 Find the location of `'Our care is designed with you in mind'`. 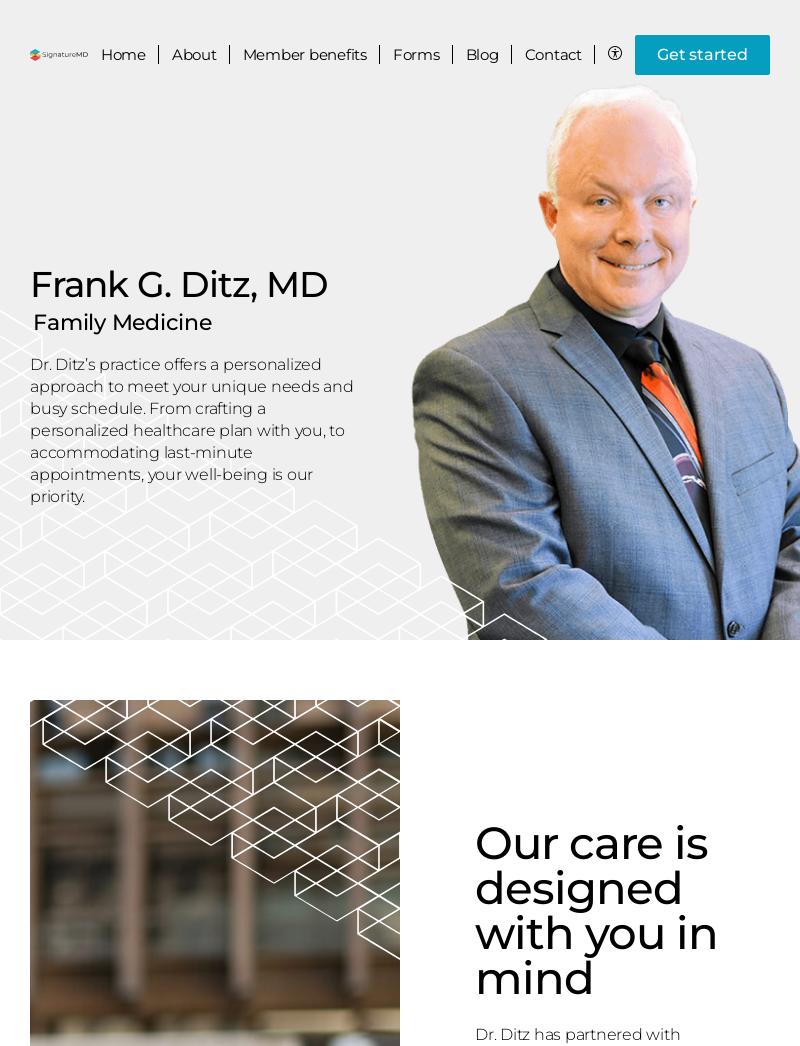

'Our care is designed with you in mind' is located at coordinates (595, 910).